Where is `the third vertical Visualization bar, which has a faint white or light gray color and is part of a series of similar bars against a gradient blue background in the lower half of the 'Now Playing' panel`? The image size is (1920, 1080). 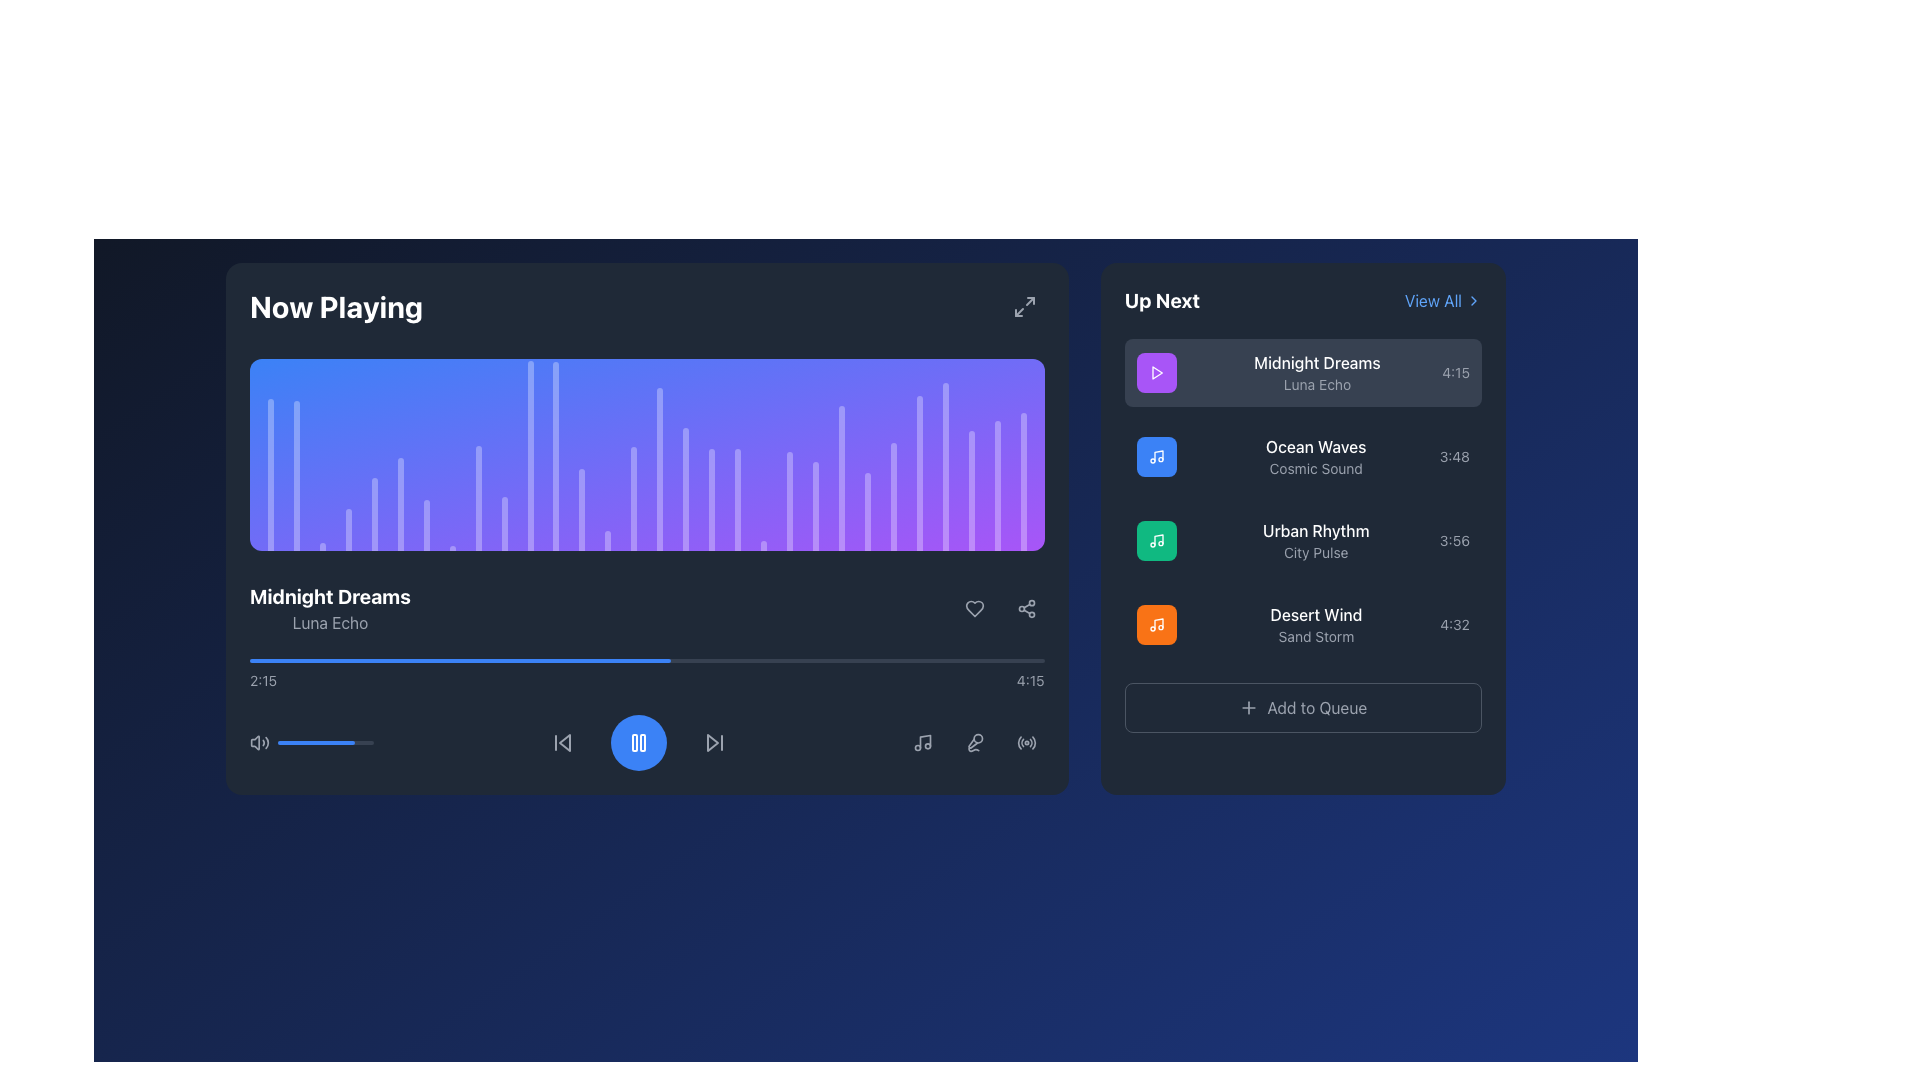 the third vertical Visualization bar, which has a faint white or light gray color and is part of a series of similar bars against a gradient blue background in the lower half of the 'Now Playing' panel is located at coordinates (322, 546).